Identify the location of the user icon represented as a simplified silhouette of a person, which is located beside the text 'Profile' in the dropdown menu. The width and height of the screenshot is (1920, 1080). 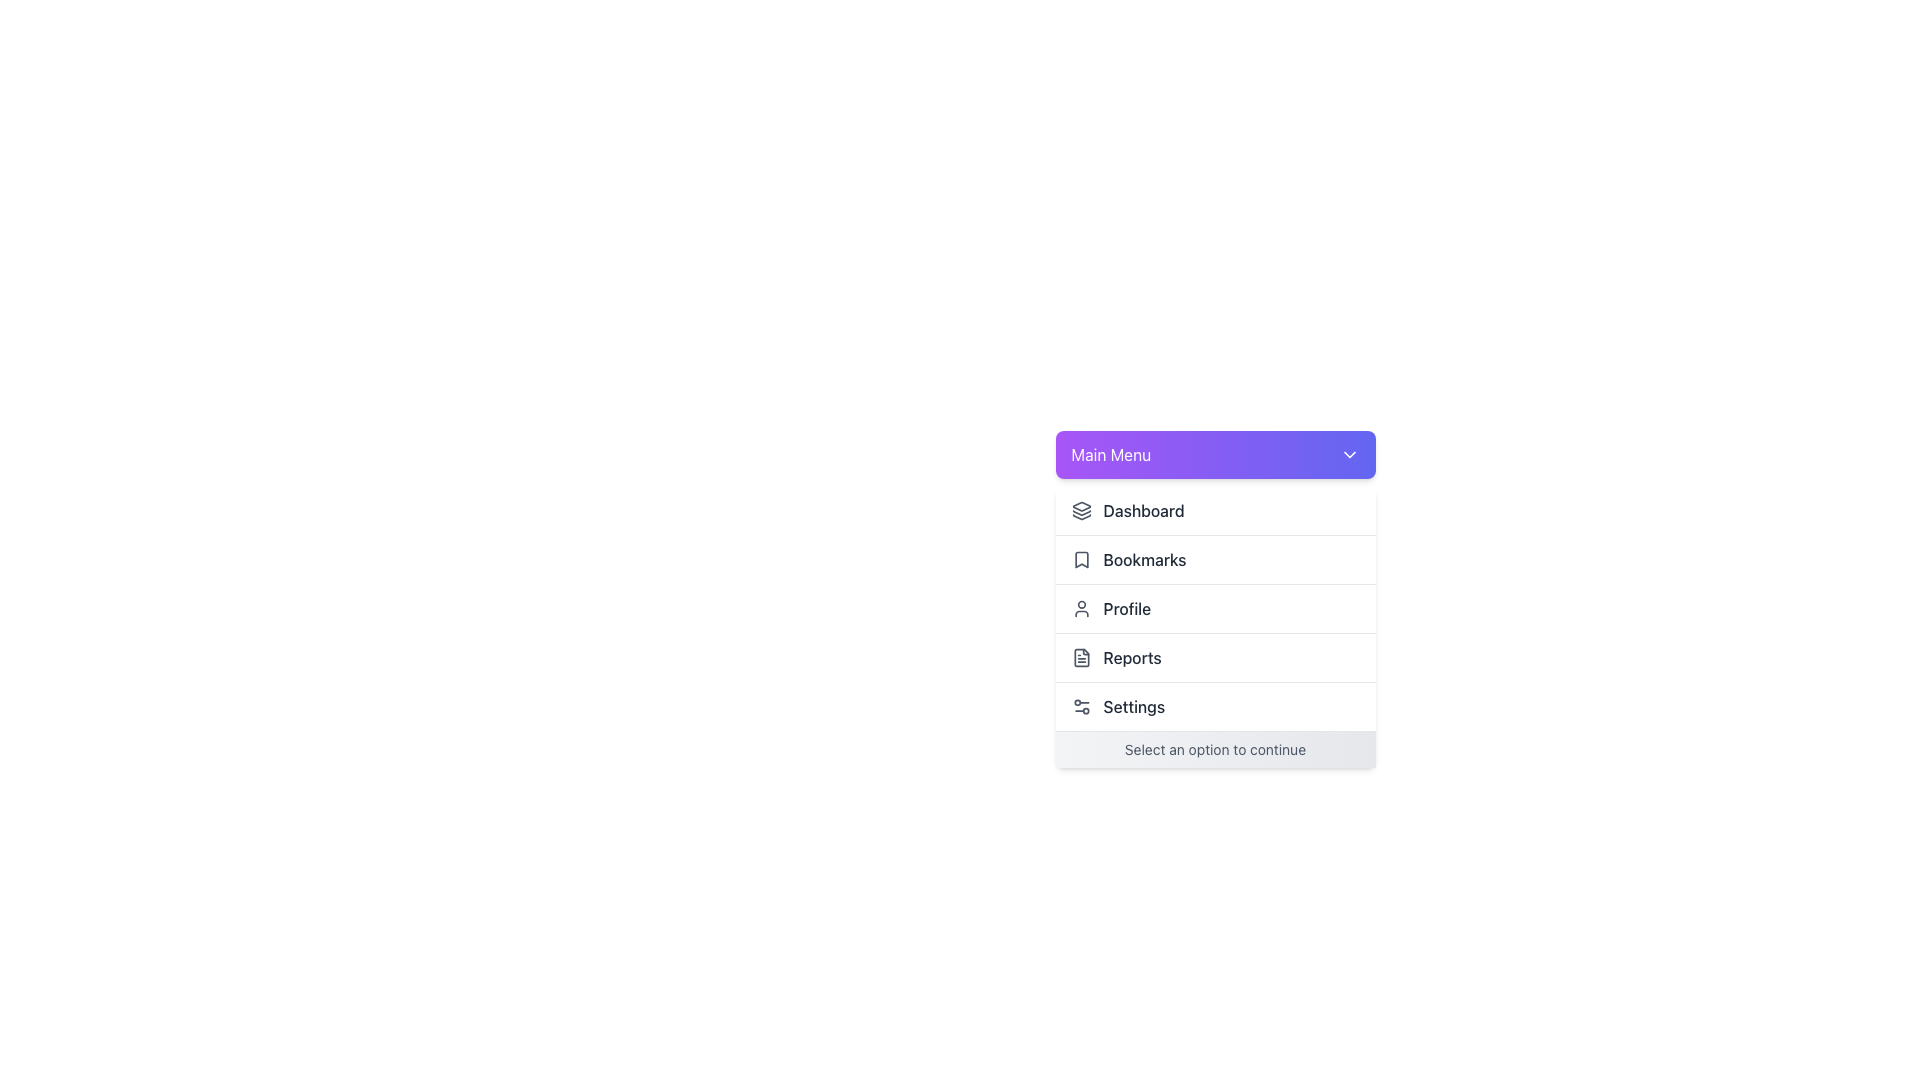
(1080, 608).